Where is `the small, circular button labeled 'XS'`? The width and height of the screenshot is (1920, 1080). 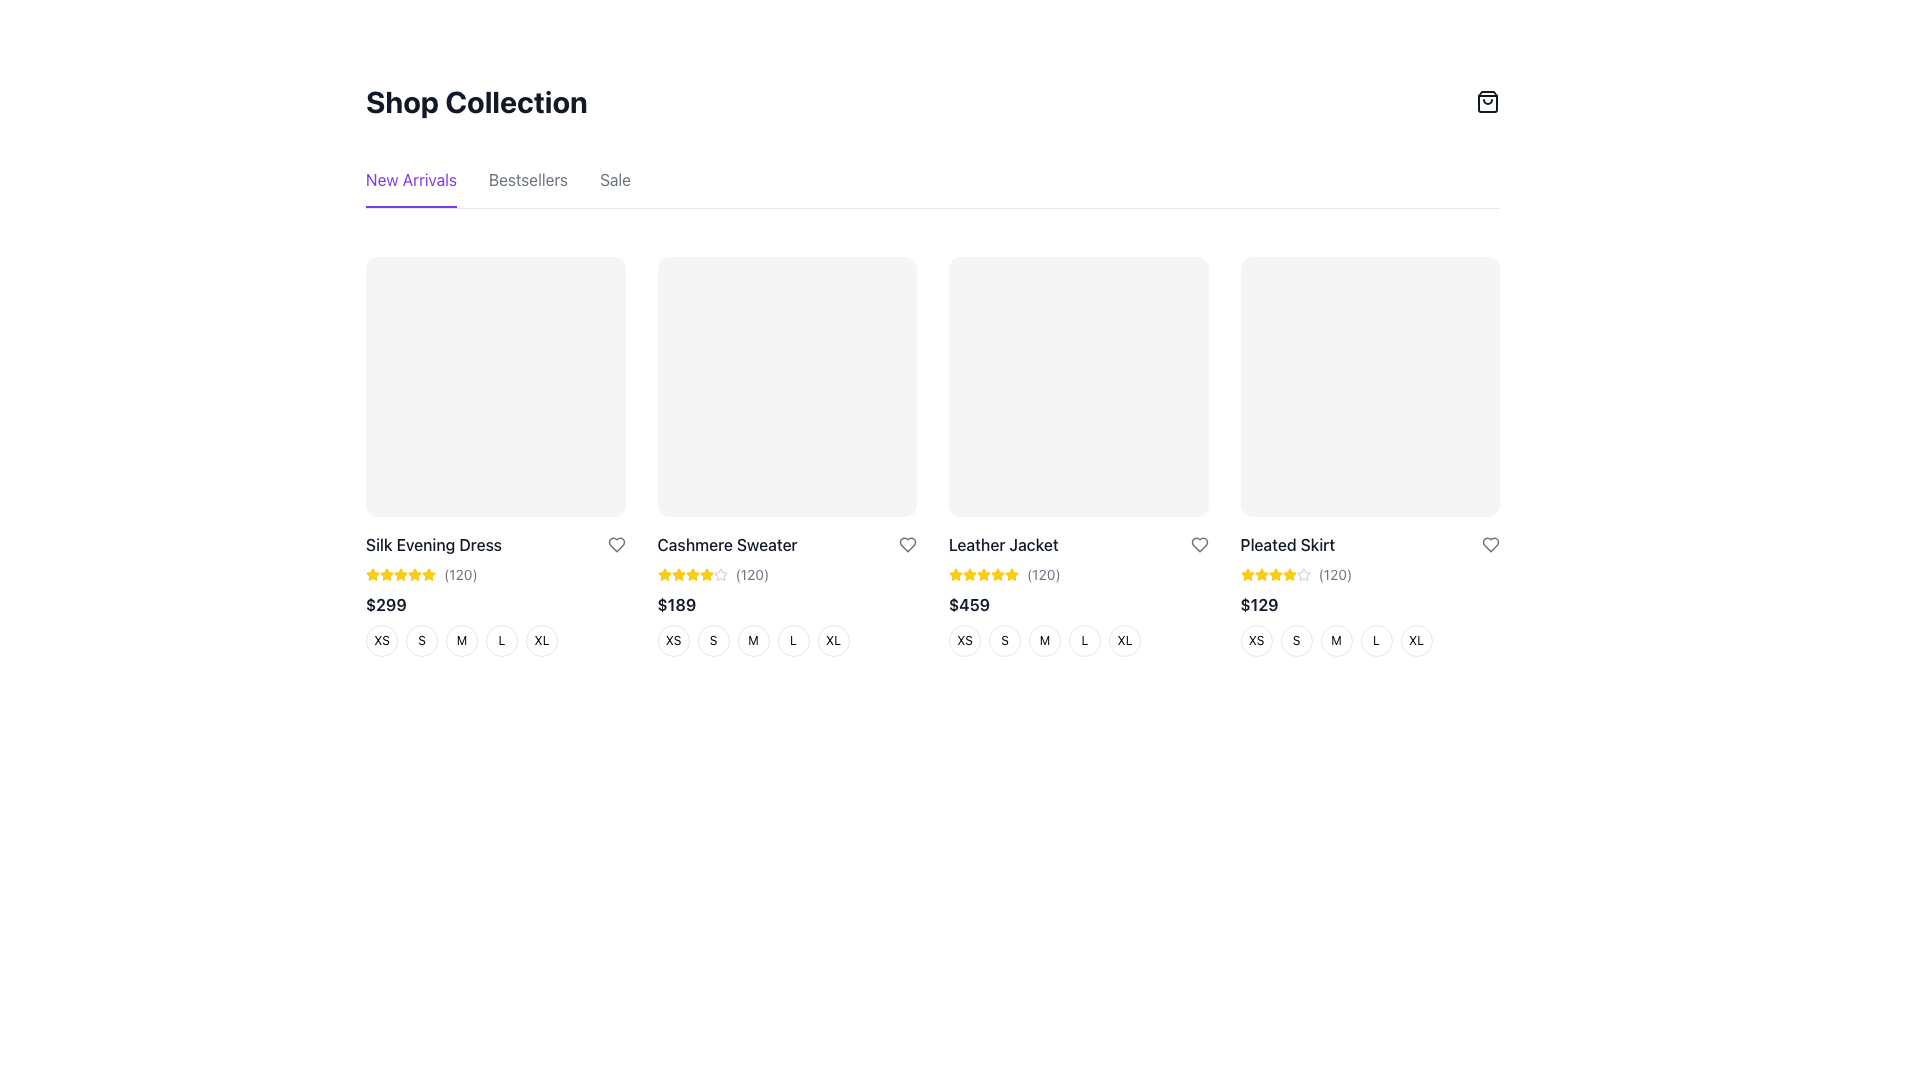
the small, circular button labeled 'XS' is located at coordinates (382, 640).